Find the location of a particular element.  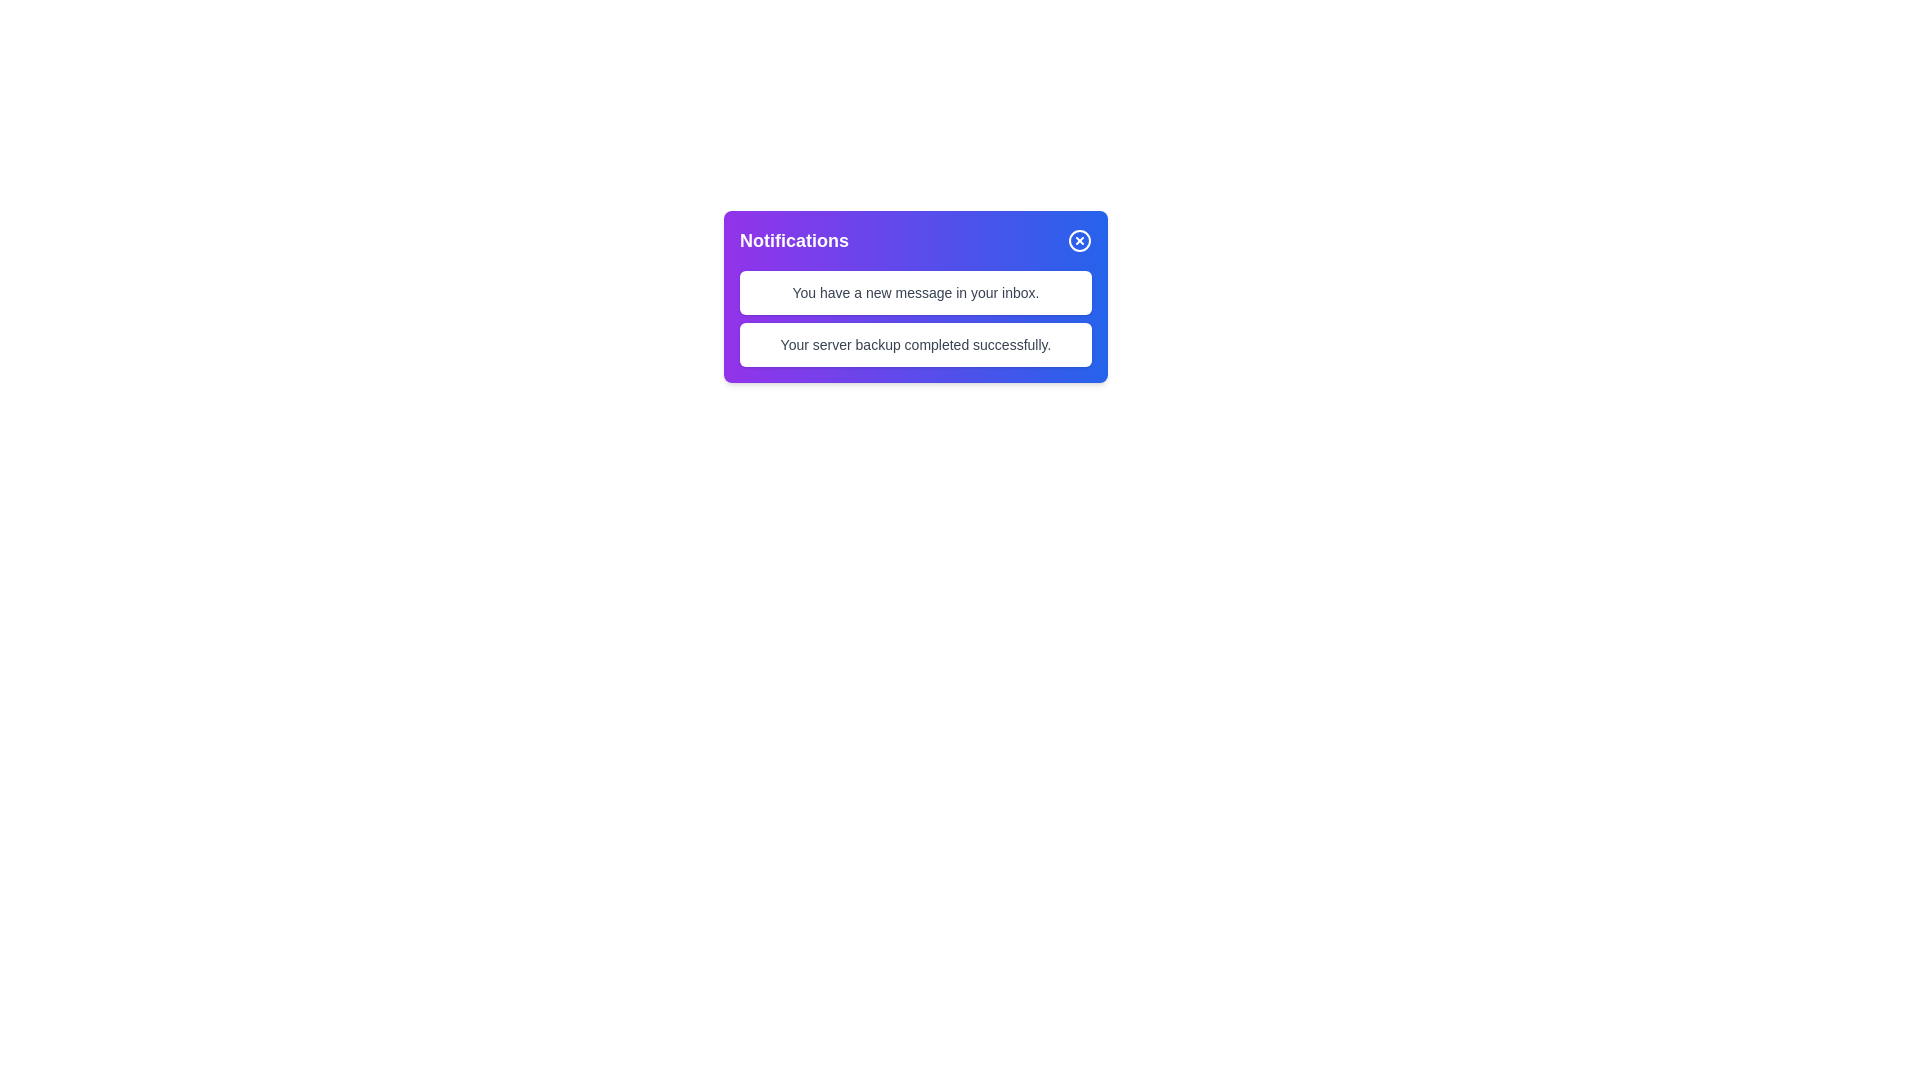

text notification that states 'Your server backup completed successfully.' which is styled with a white background and light gray text, located in the purple notification card below another notification is located at coordinates (915, 343).